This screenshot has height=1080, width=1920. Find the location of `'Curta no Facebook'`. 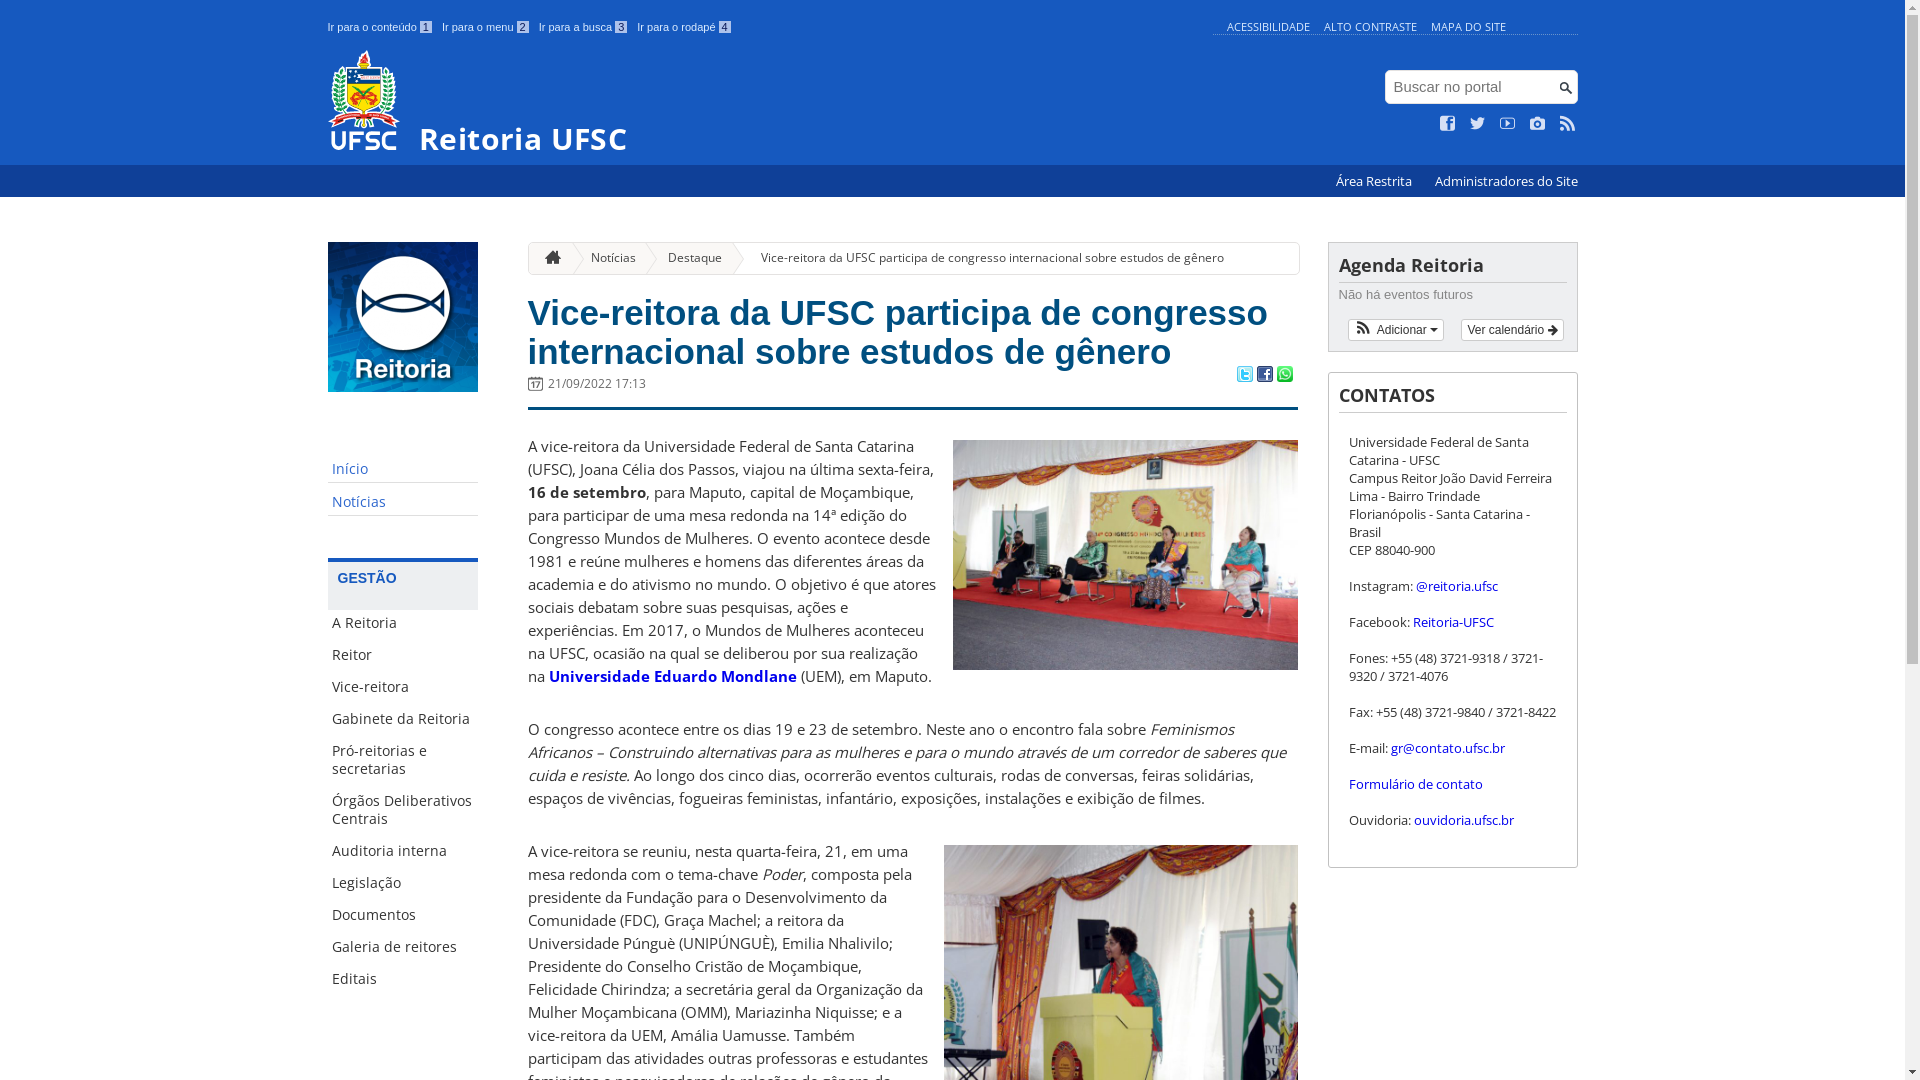

'Curta no Facebook' is located at coordinates (1448, 123).